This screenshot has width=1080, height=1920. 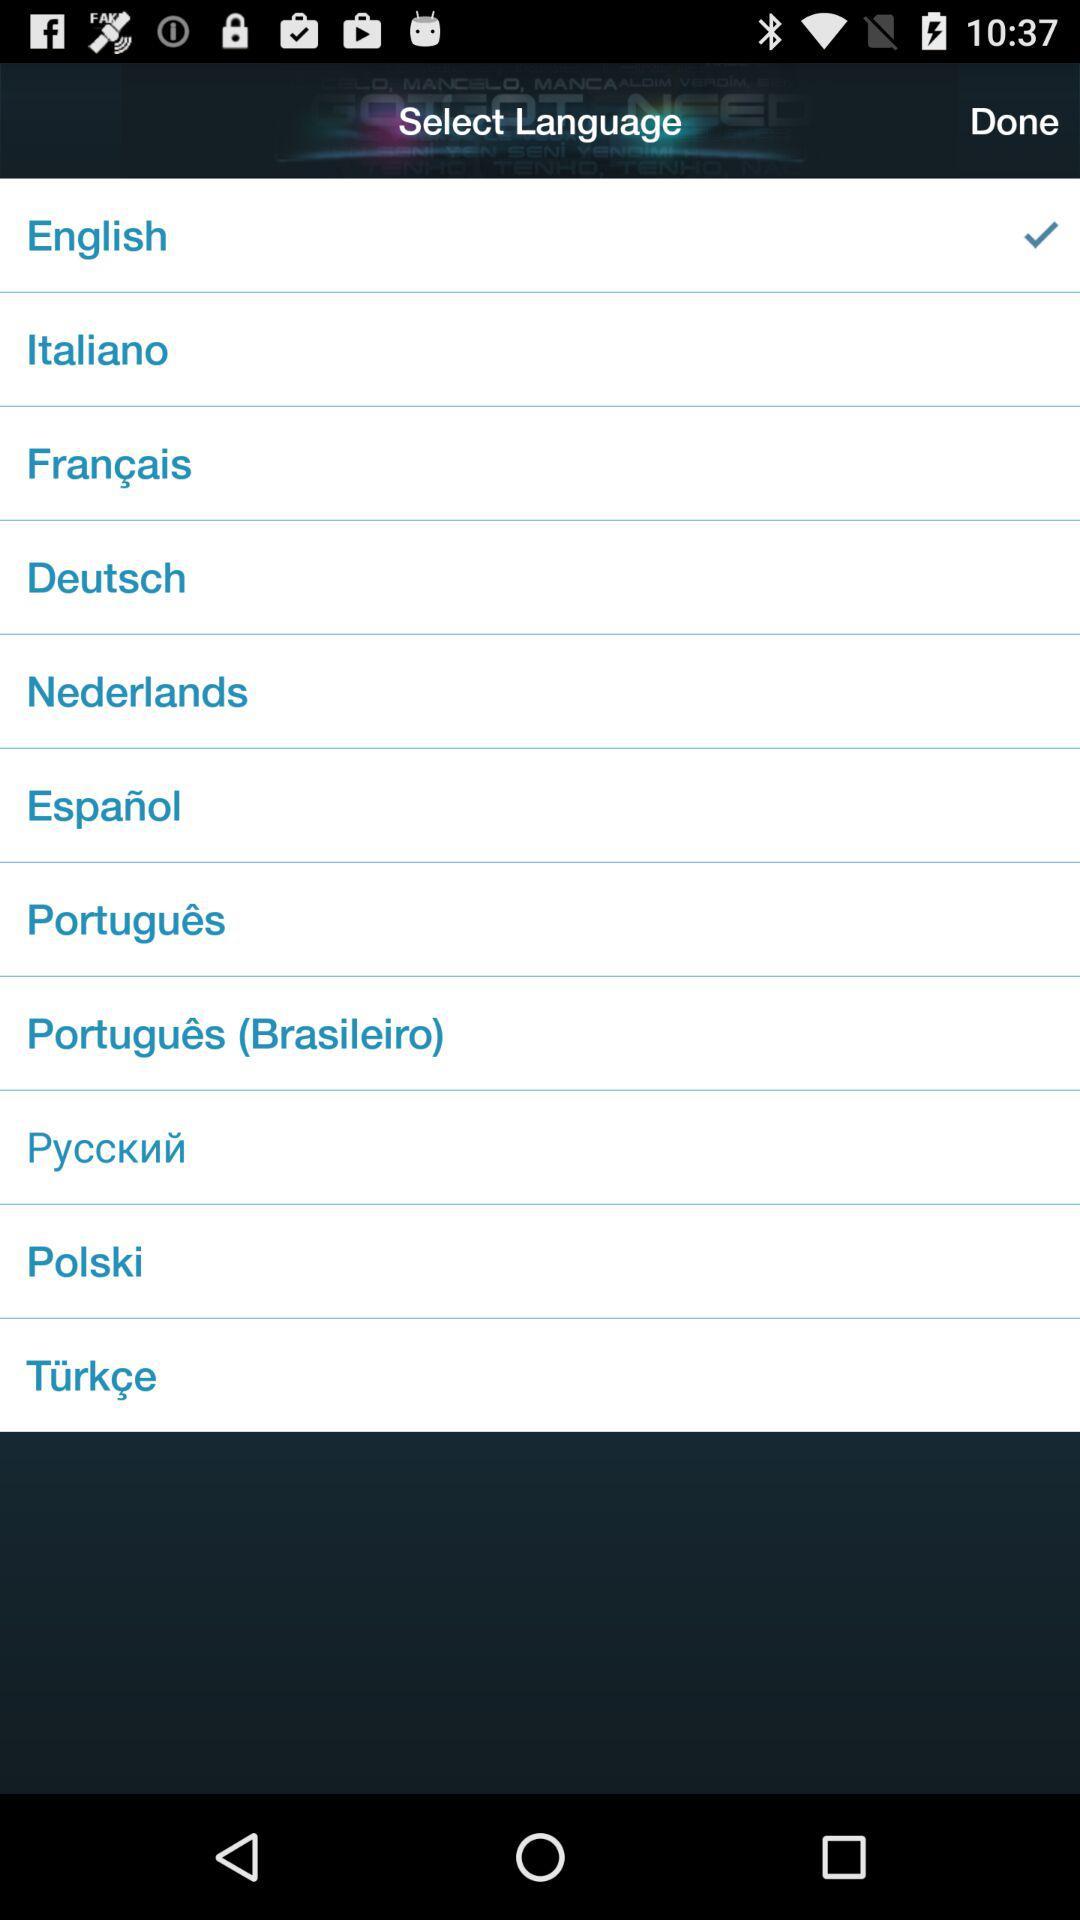 I want to click on the item below the nederlands checkbox, so click(x=540, y=805).